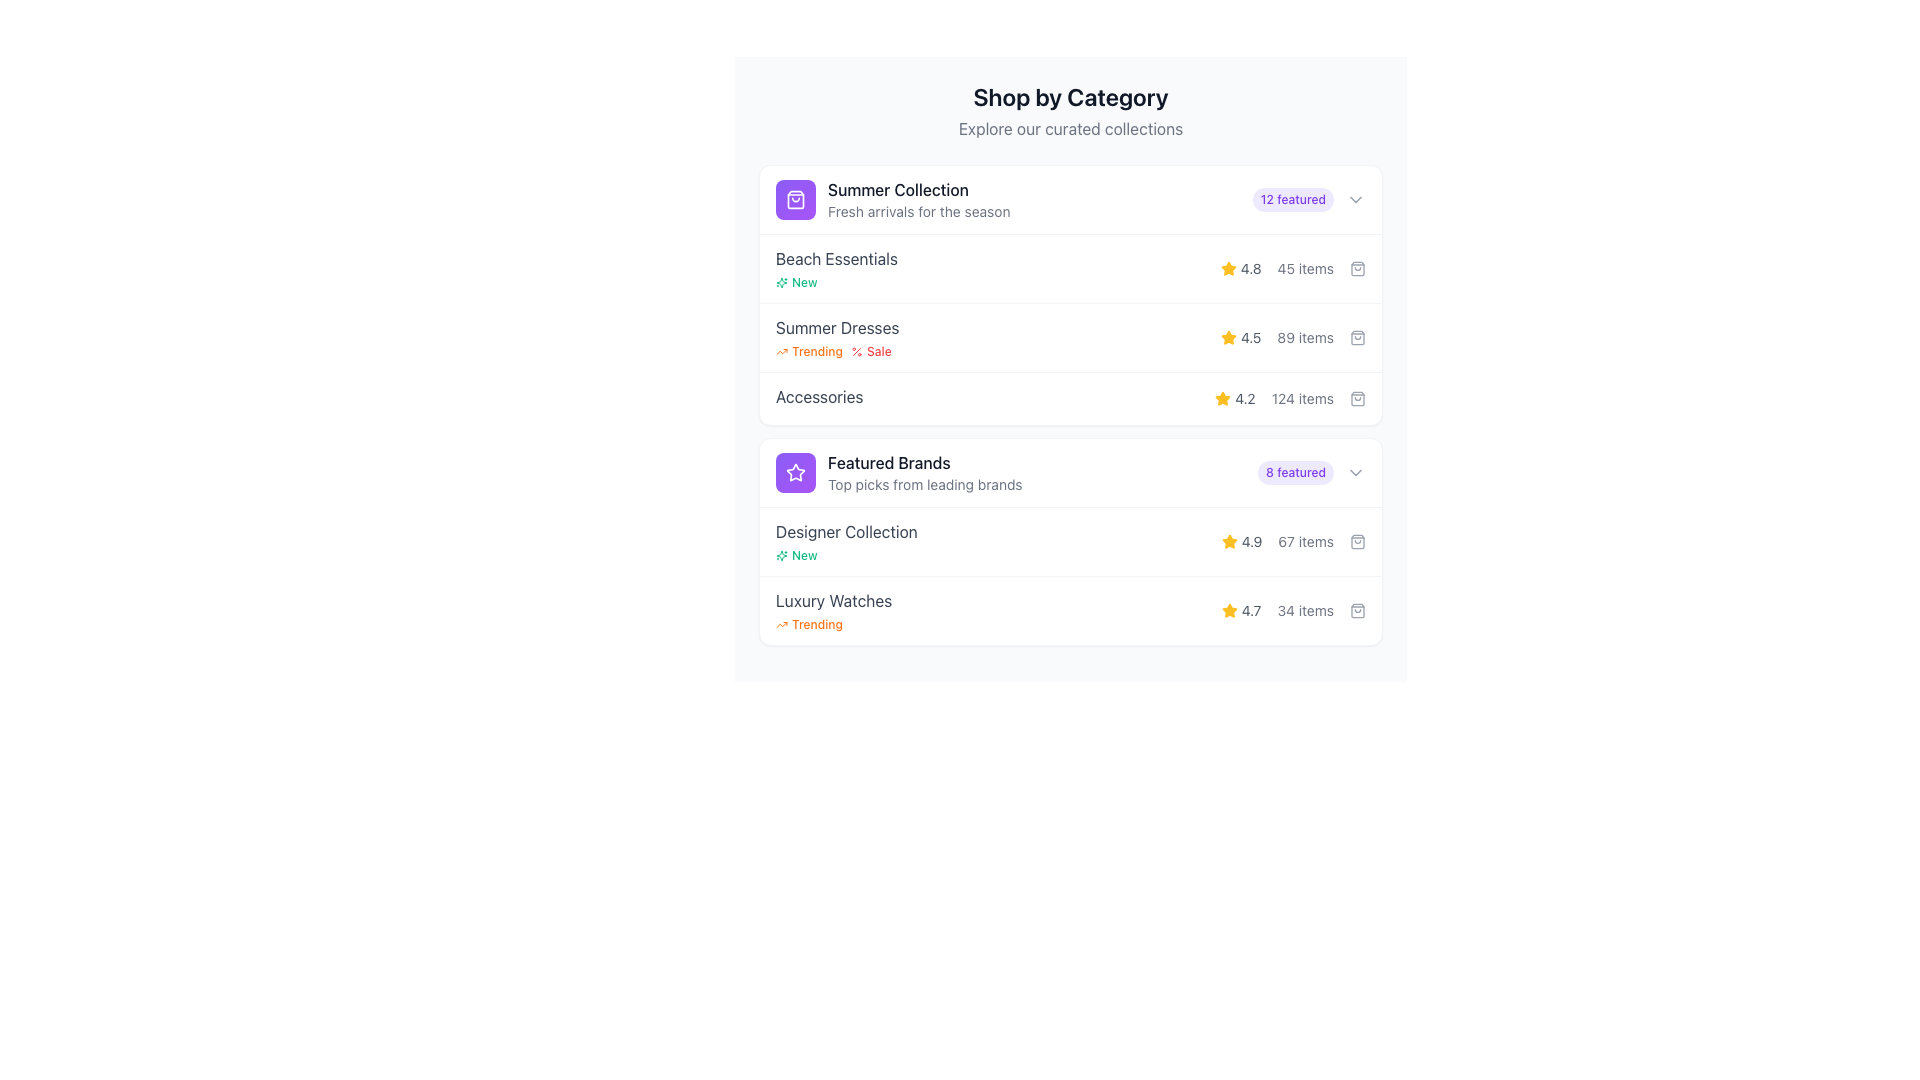 Image resolution: width=1920 pixels, height=1080 pixels. Describe the element at coordinates (1222, 398) in the screenshot. I see `the appearance of the third Rating Star Icon located on the right side of the 'Accessories' list item in the 'Summer Collection' category` at that location.